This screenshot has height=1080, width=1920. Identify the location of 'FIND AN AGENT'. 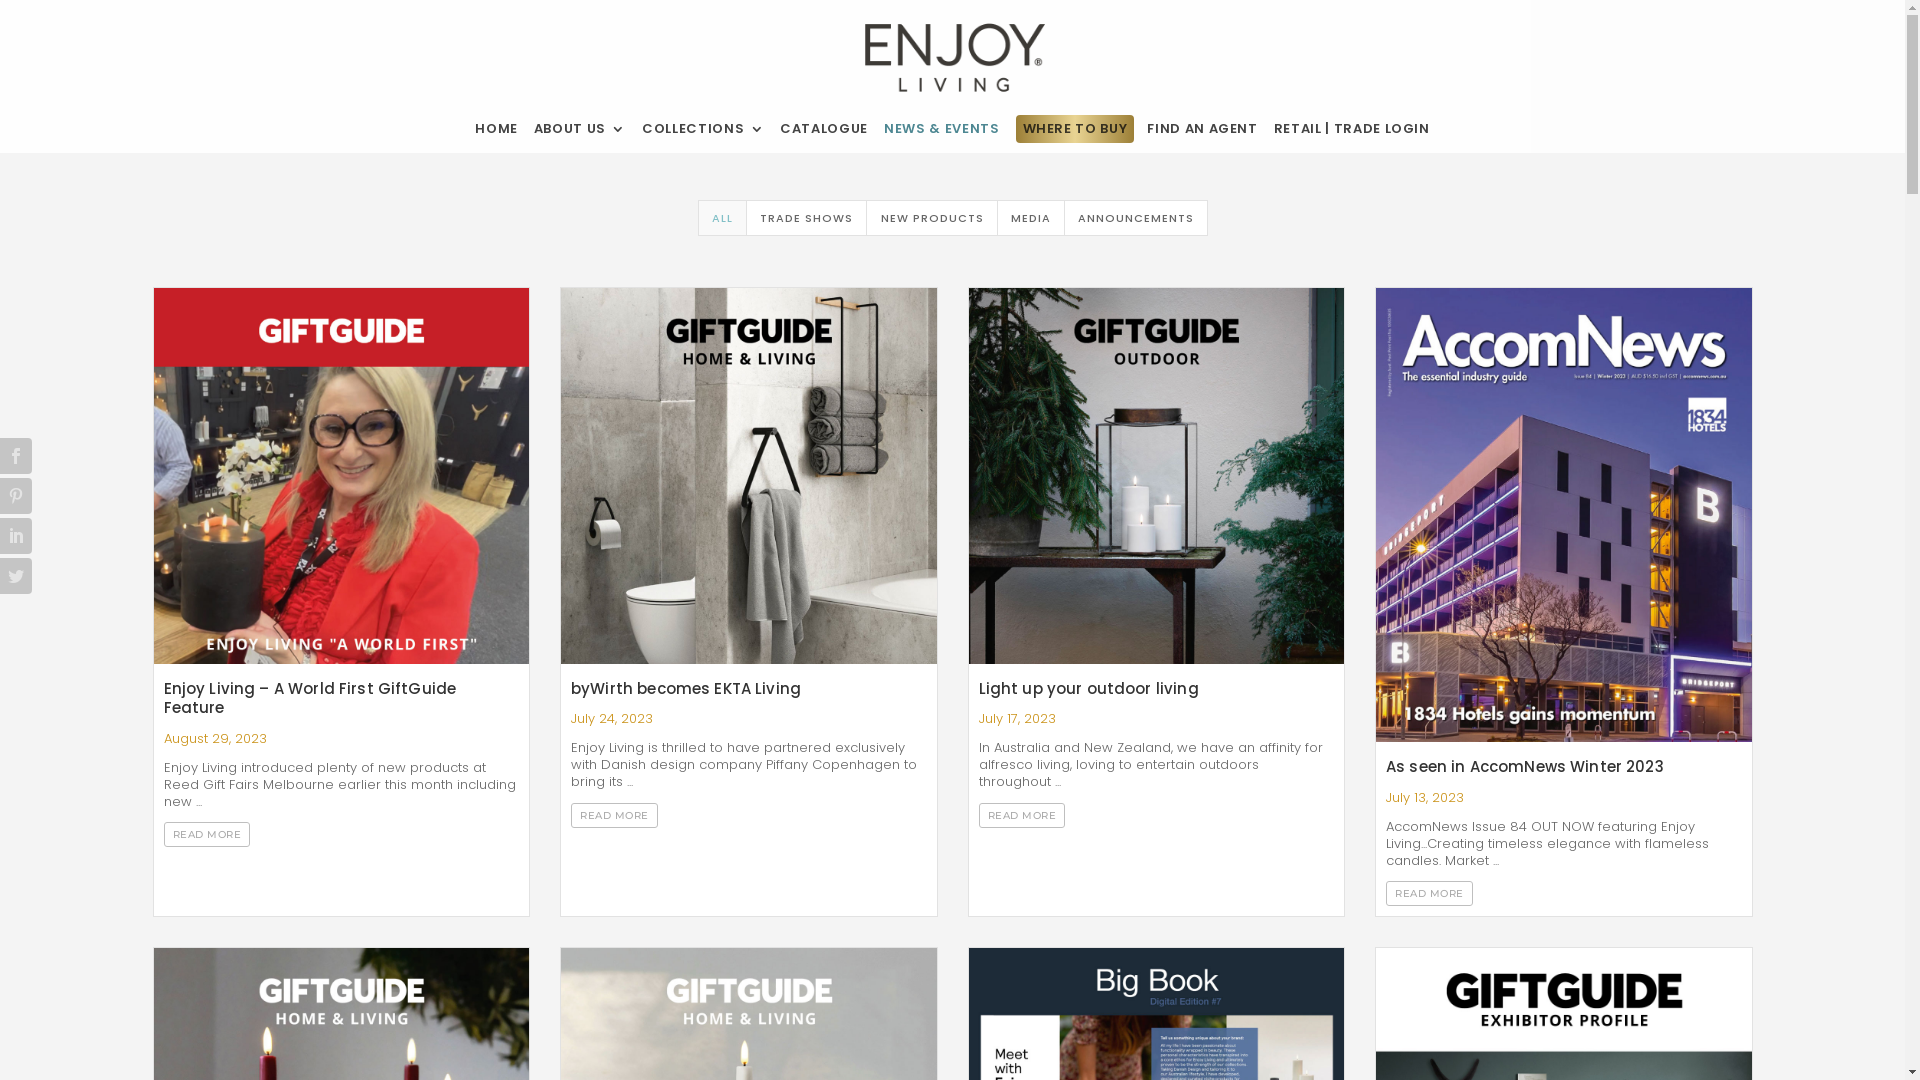
(1200, 128).